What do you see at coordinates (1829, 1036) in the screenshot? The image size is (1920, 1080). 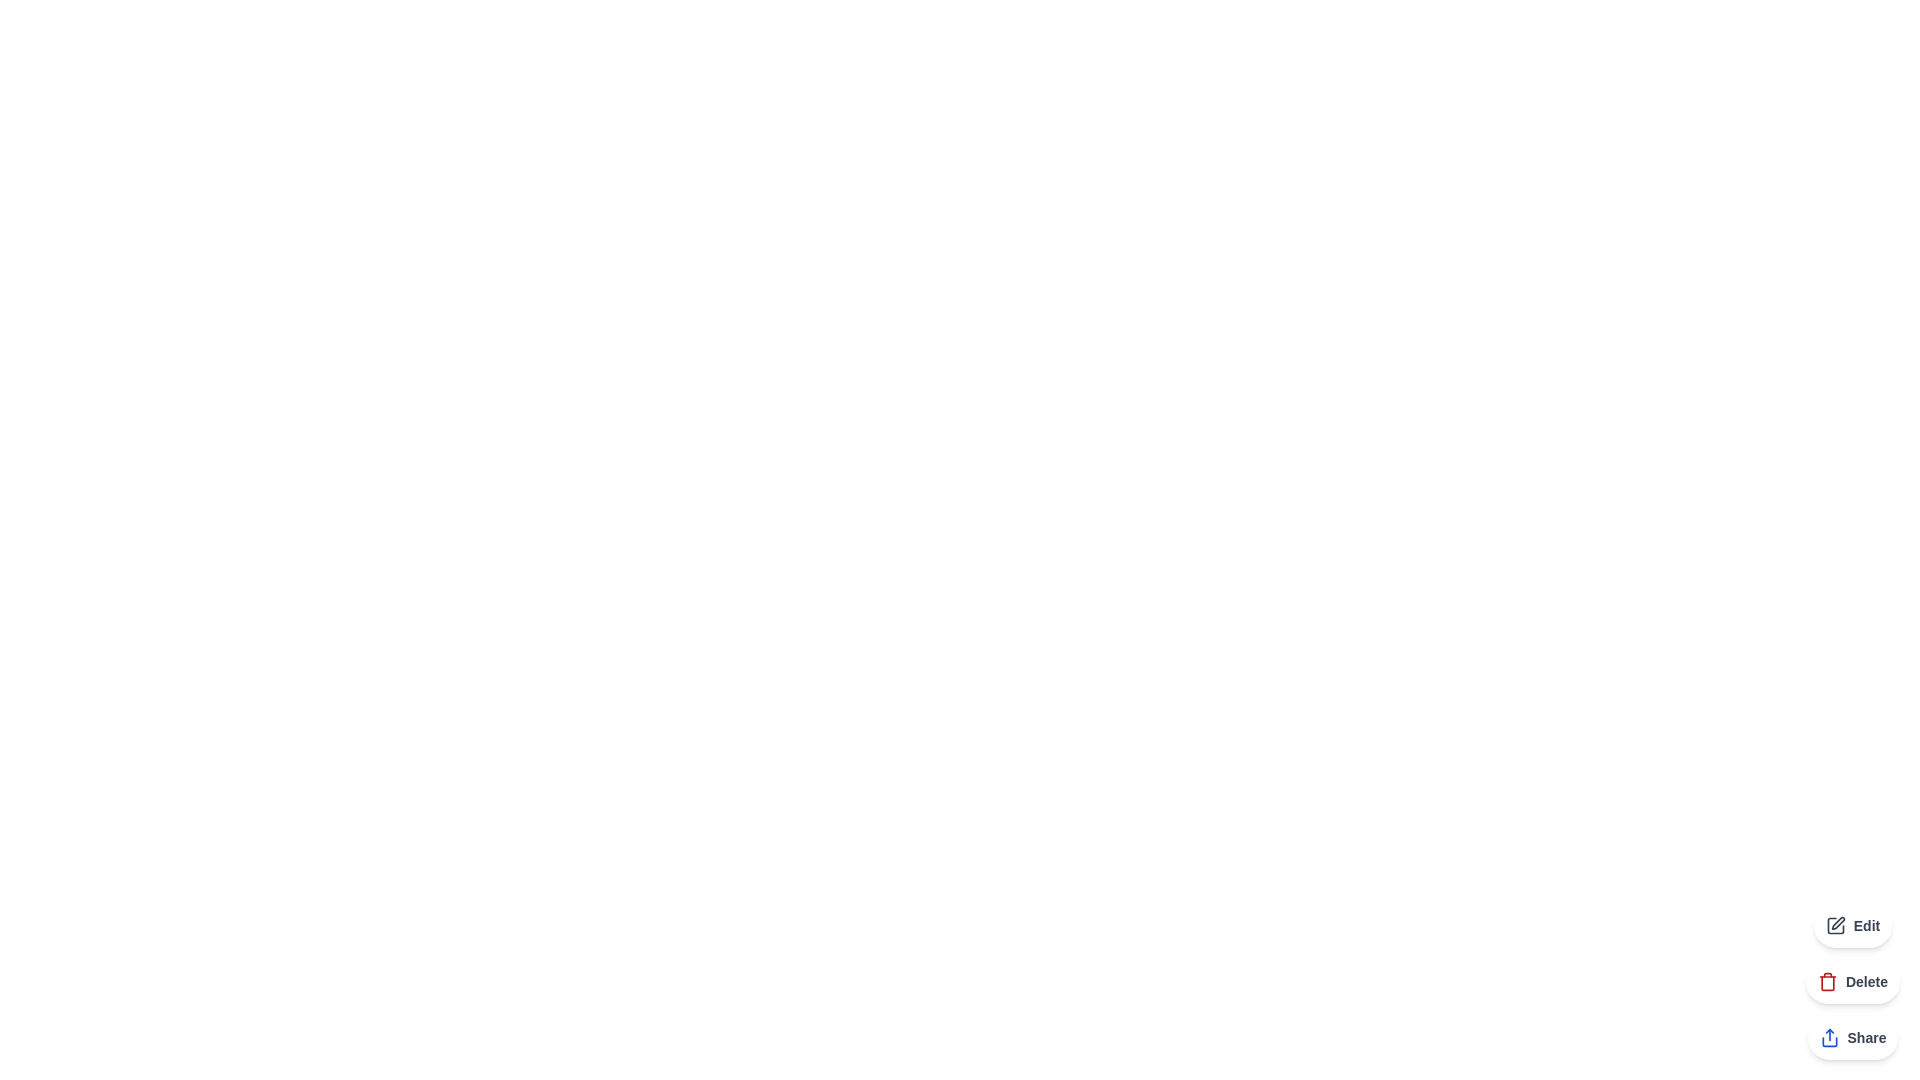 I see `the blue share icon, which features an upward arrow and is located to the left of the 'Share' text label in the button group at the bottom-right corner of the interface` at bounding box center [1829, 1036].